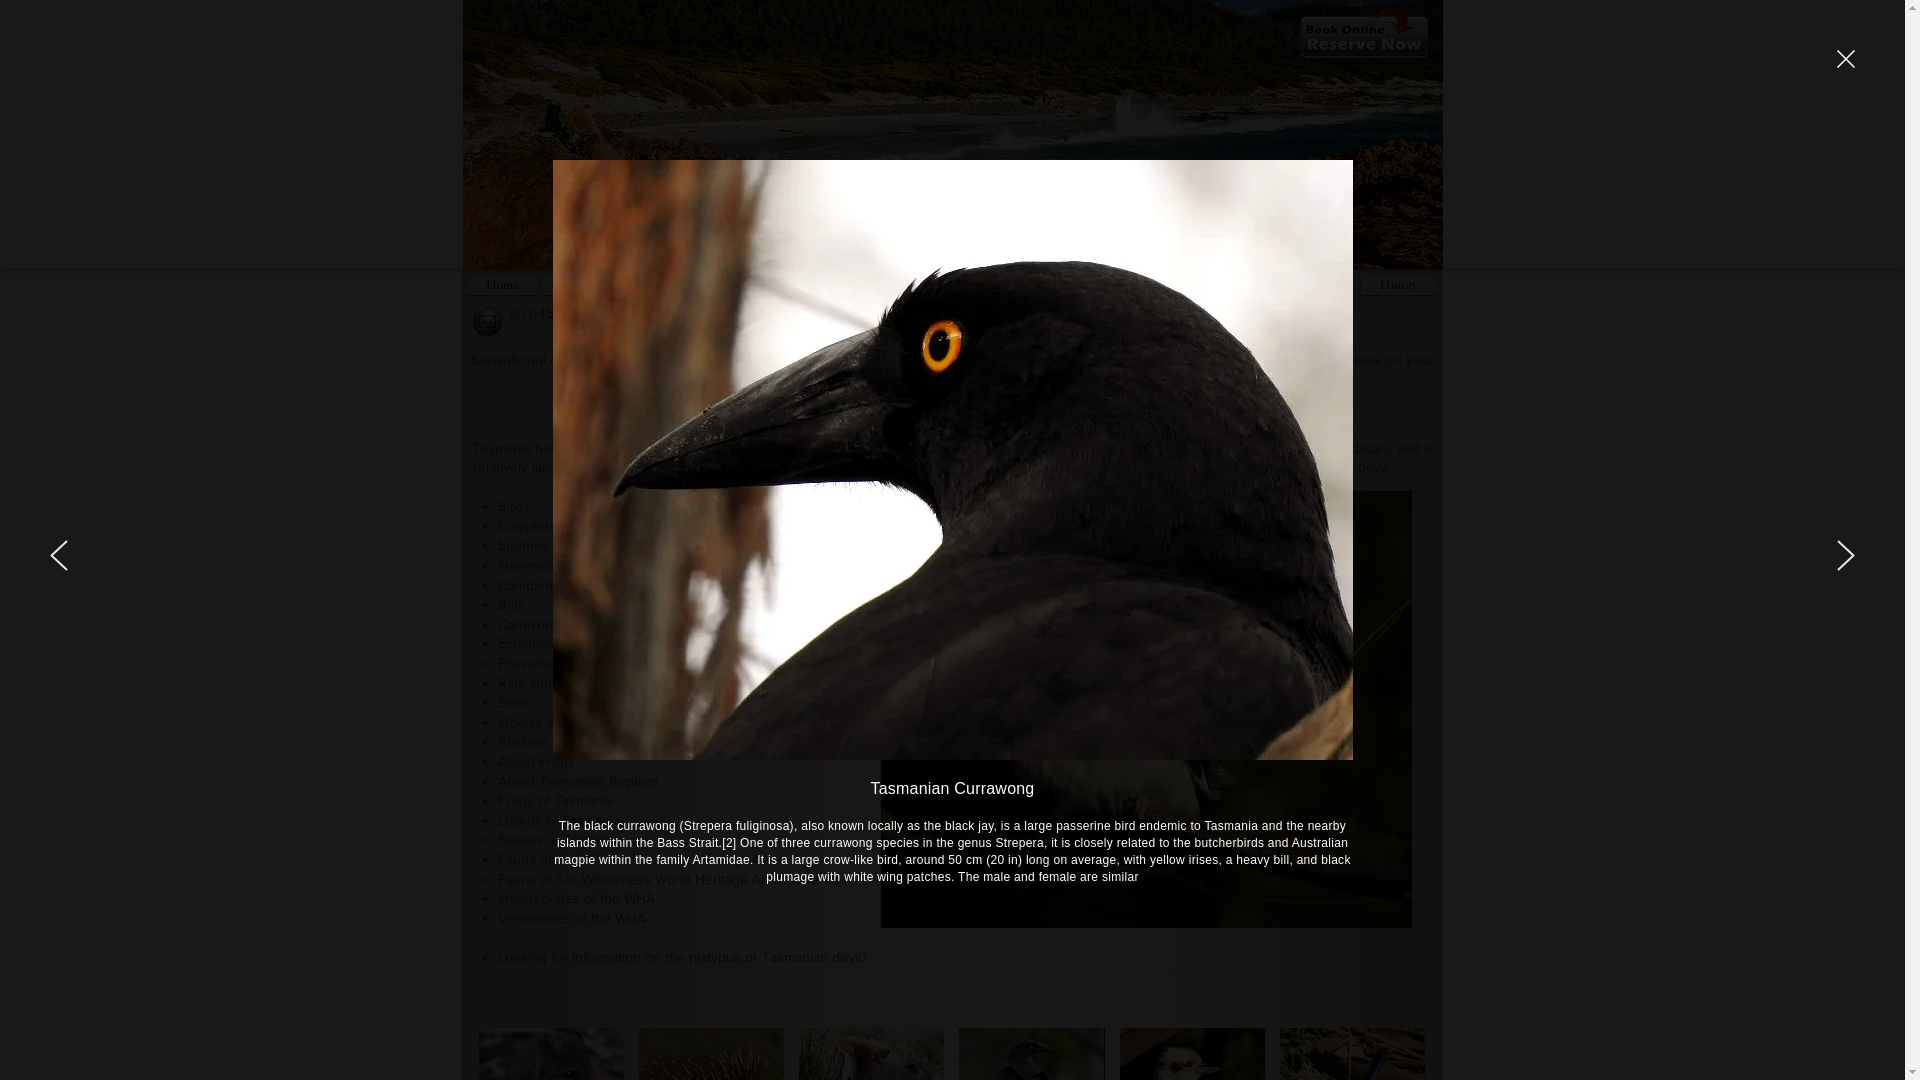 Image resolution: width=1920 pixels, height=1080 pixels. What do you see at coordinates (575, 897) in the screenshot?
I see `'Invertebrates of the WHA'` at bounding box center [575, 897].